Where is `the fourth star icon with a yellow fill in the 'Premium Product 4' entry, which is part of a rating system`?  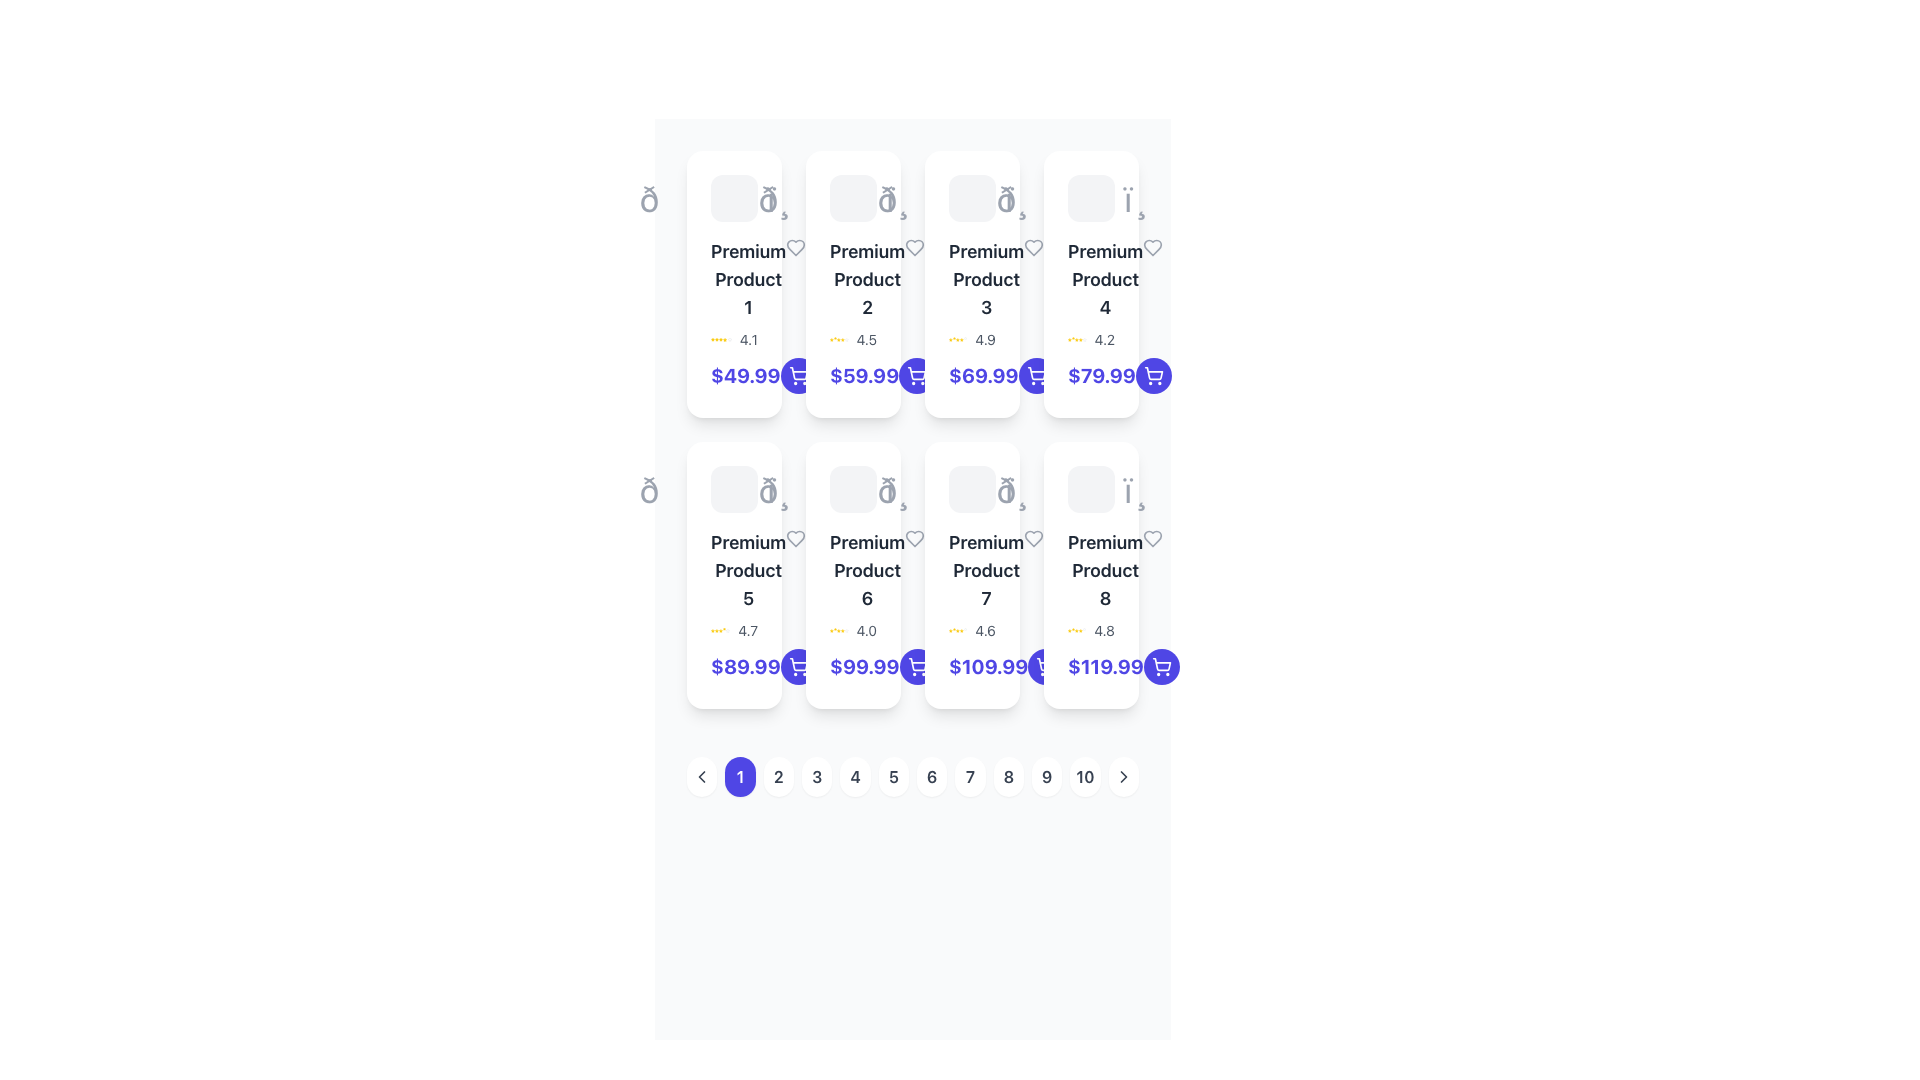 the fourth star icon with a yellow fill in the 'Premium Product 4' entry, which is part of a rating system is located at coordinates (1076, 338).